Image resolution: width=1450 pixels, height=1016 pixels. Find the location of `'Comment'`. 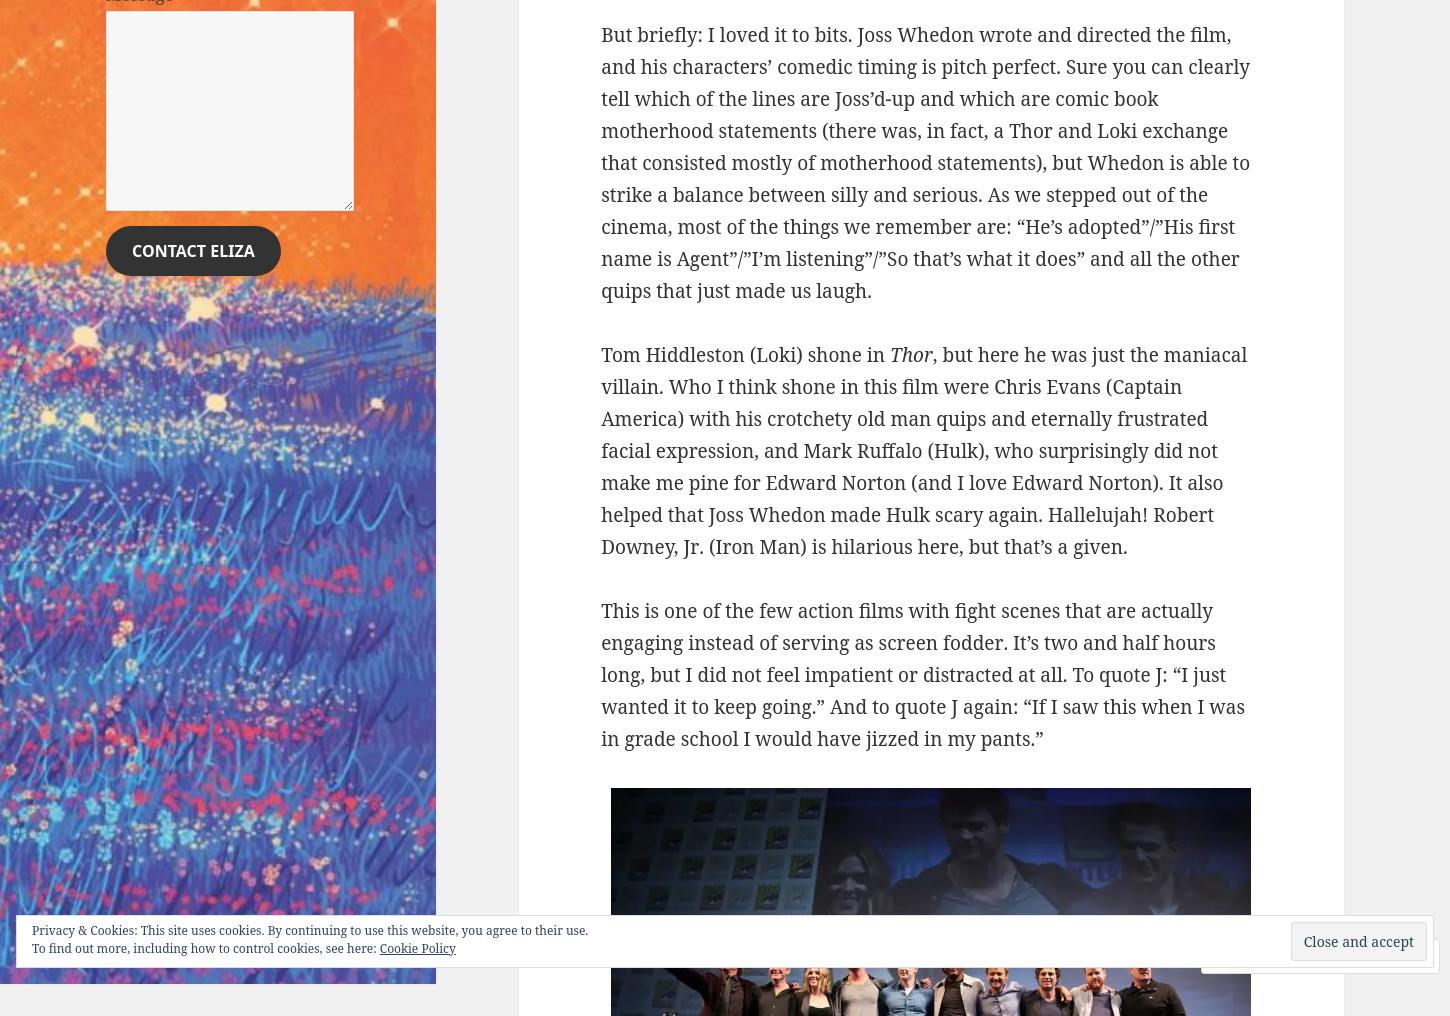

'Comment' is located at coordinates (1267, 956).